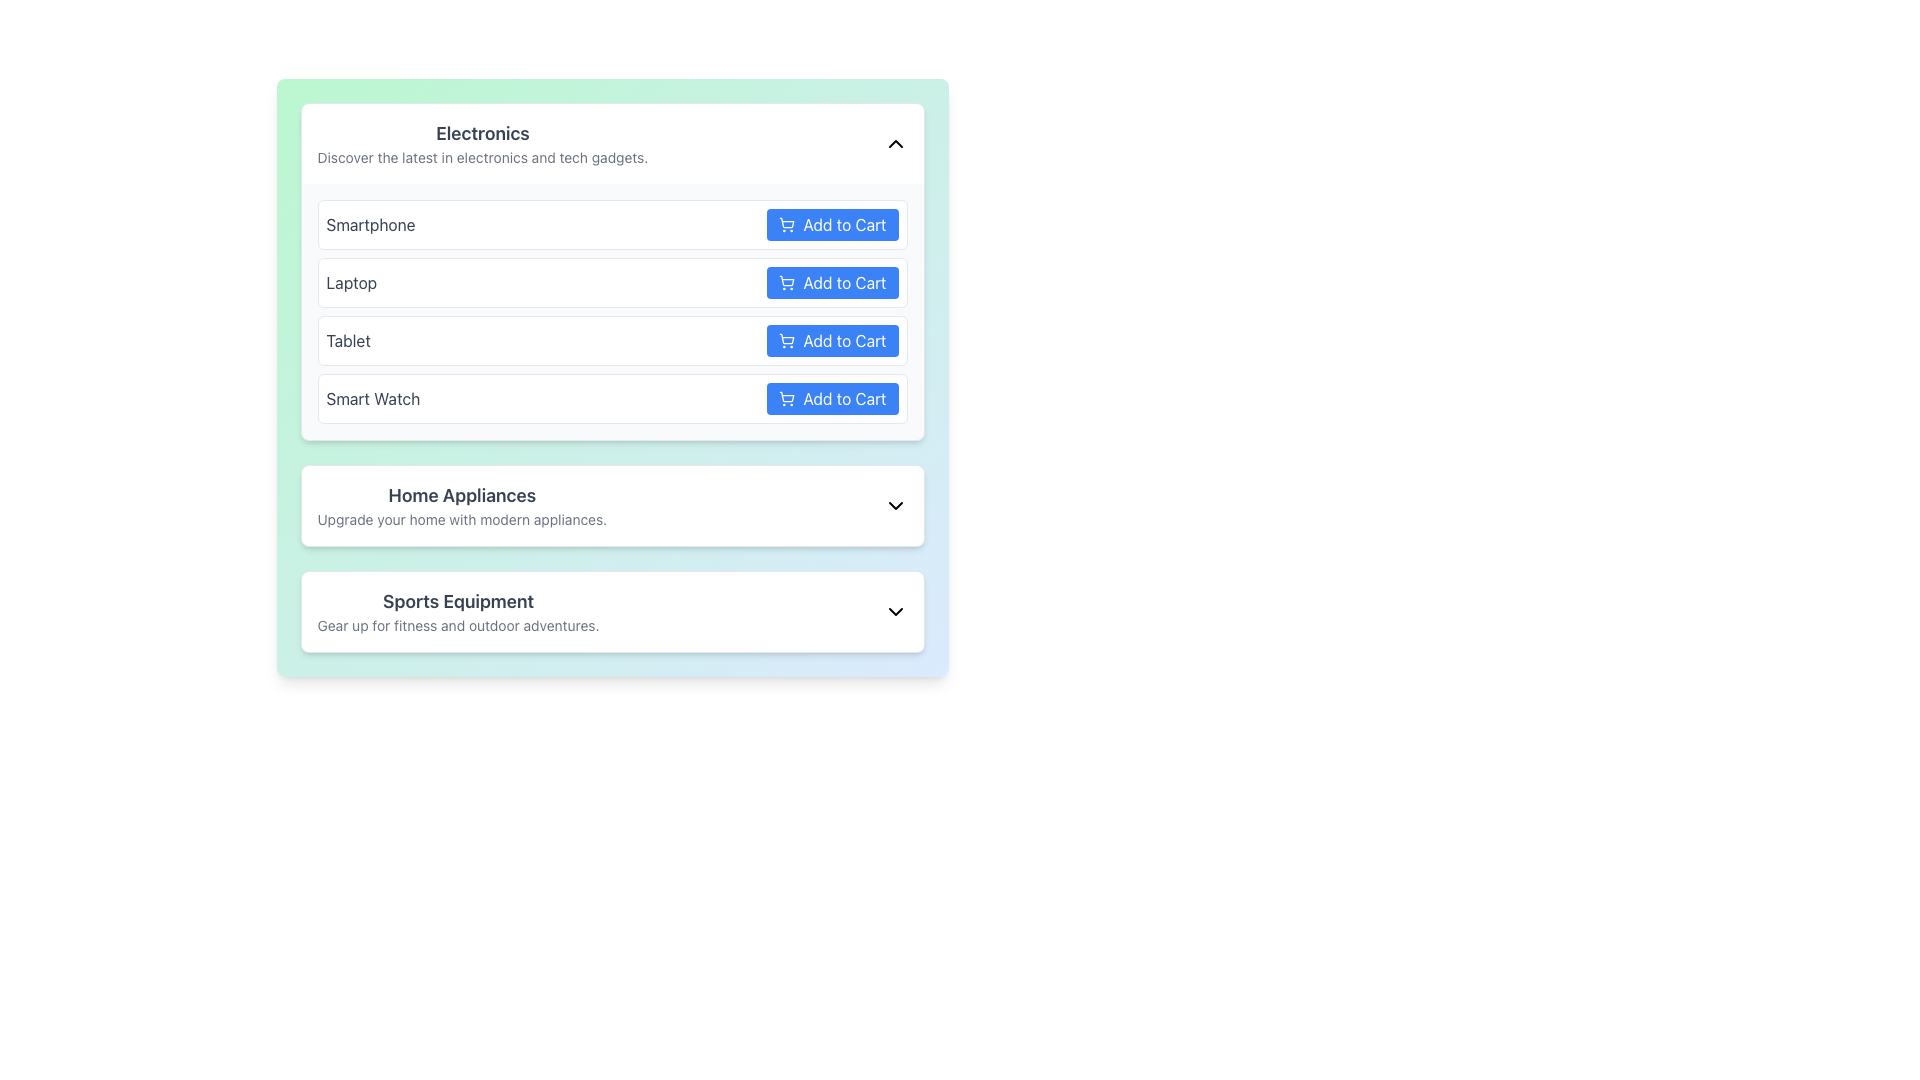 This screenshot has height=1080, width=1920. What do you see at coordinates (611, 398) in the screenshot?
I see `product name 'Smart Watch' from the fourth item in the Electronics category, which features a blue 'Add to Cart' button` at bounding box center [611, 398].